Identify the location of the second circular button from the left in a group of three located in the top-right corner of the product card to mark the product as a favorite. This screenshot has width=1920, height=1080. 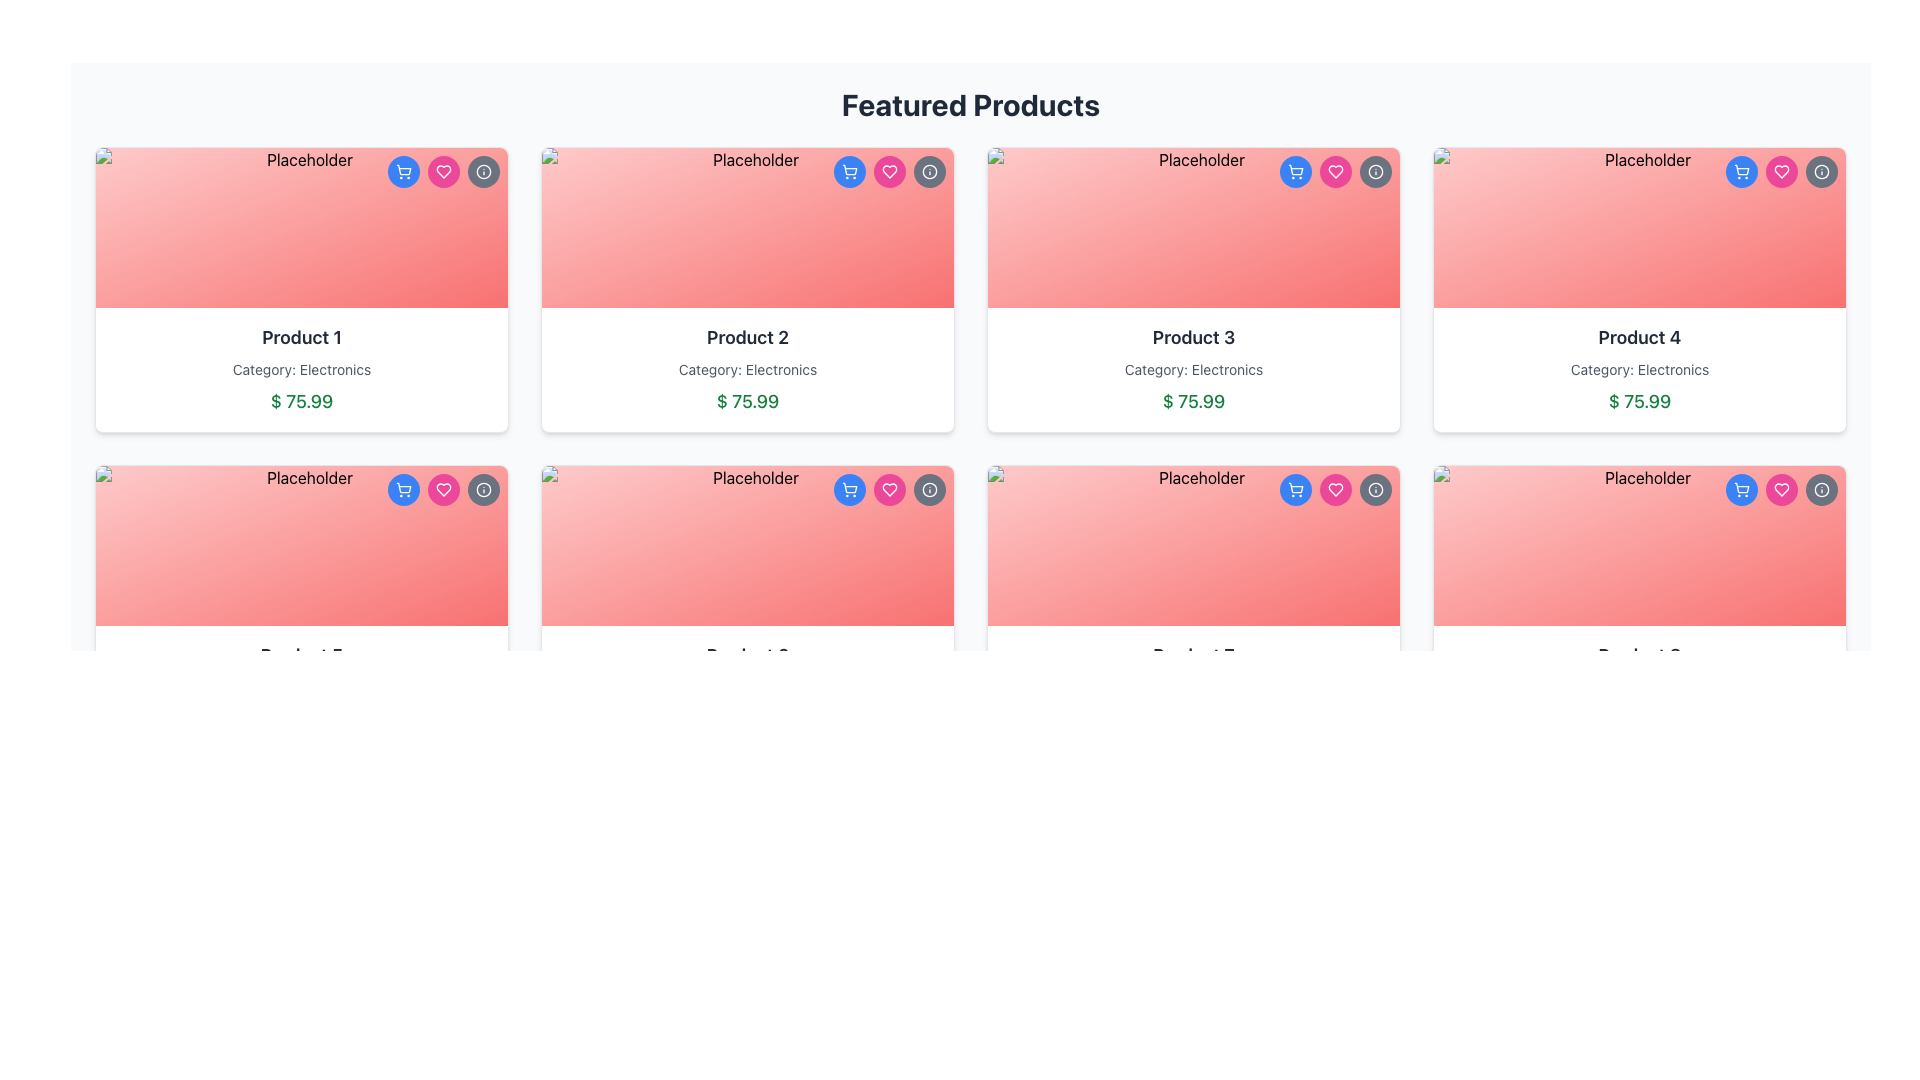
(888, 489).